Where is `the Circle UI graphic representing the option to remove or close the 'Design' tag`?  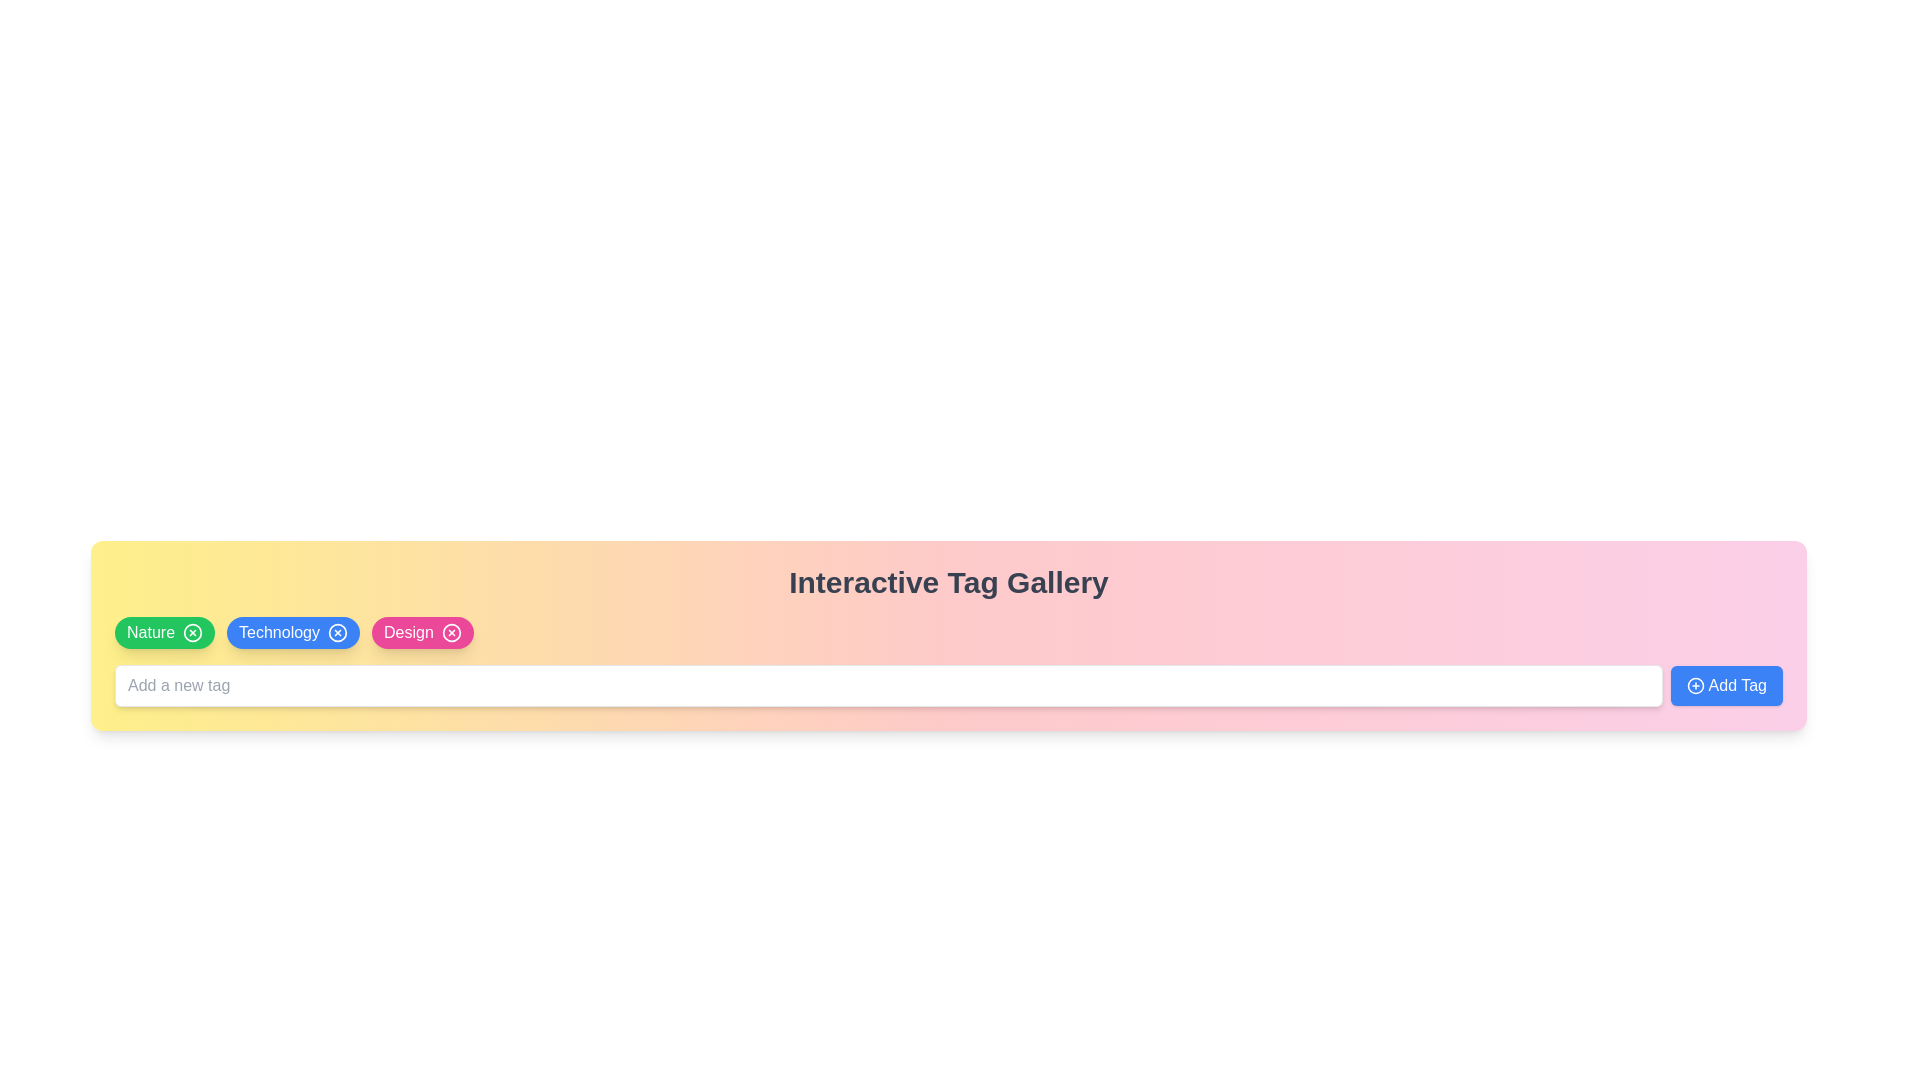 the Circle UI graphic representing the option to remove or close the 'Design' tag is located at coordinates (450, 632).